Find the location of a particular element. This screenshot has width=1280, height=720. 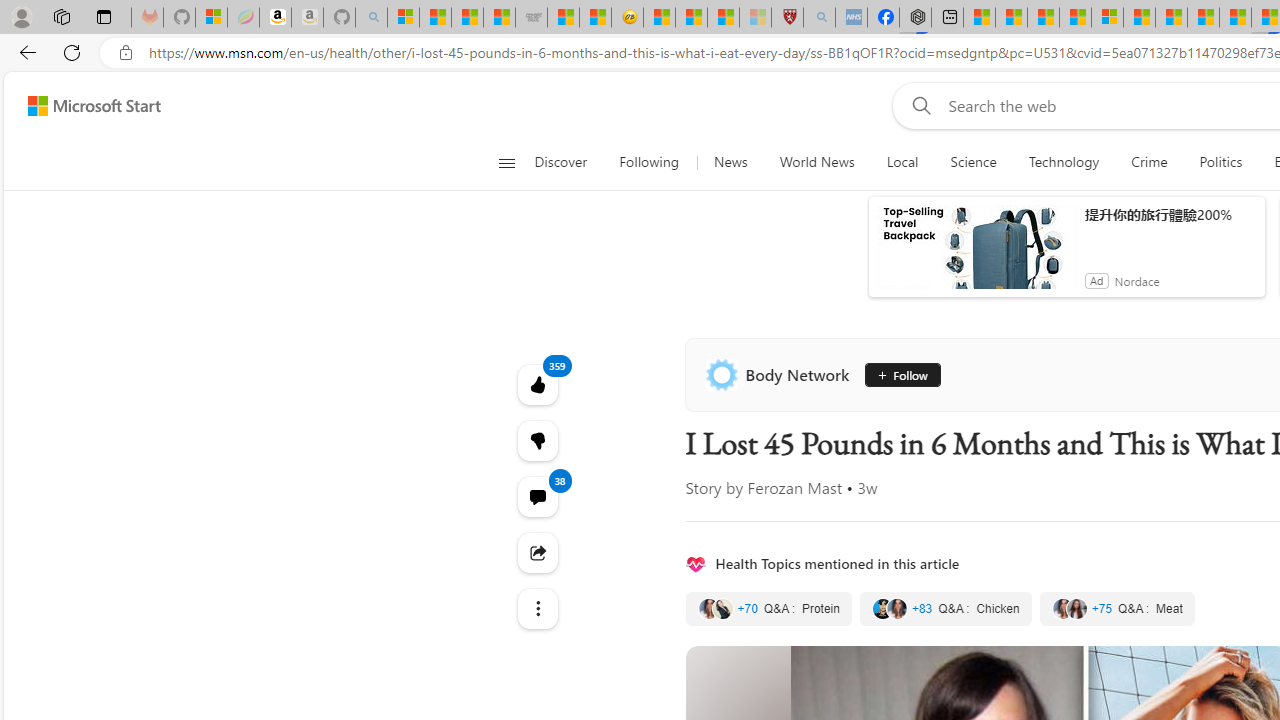

'359 Like' is located at coordinates (537, 384).